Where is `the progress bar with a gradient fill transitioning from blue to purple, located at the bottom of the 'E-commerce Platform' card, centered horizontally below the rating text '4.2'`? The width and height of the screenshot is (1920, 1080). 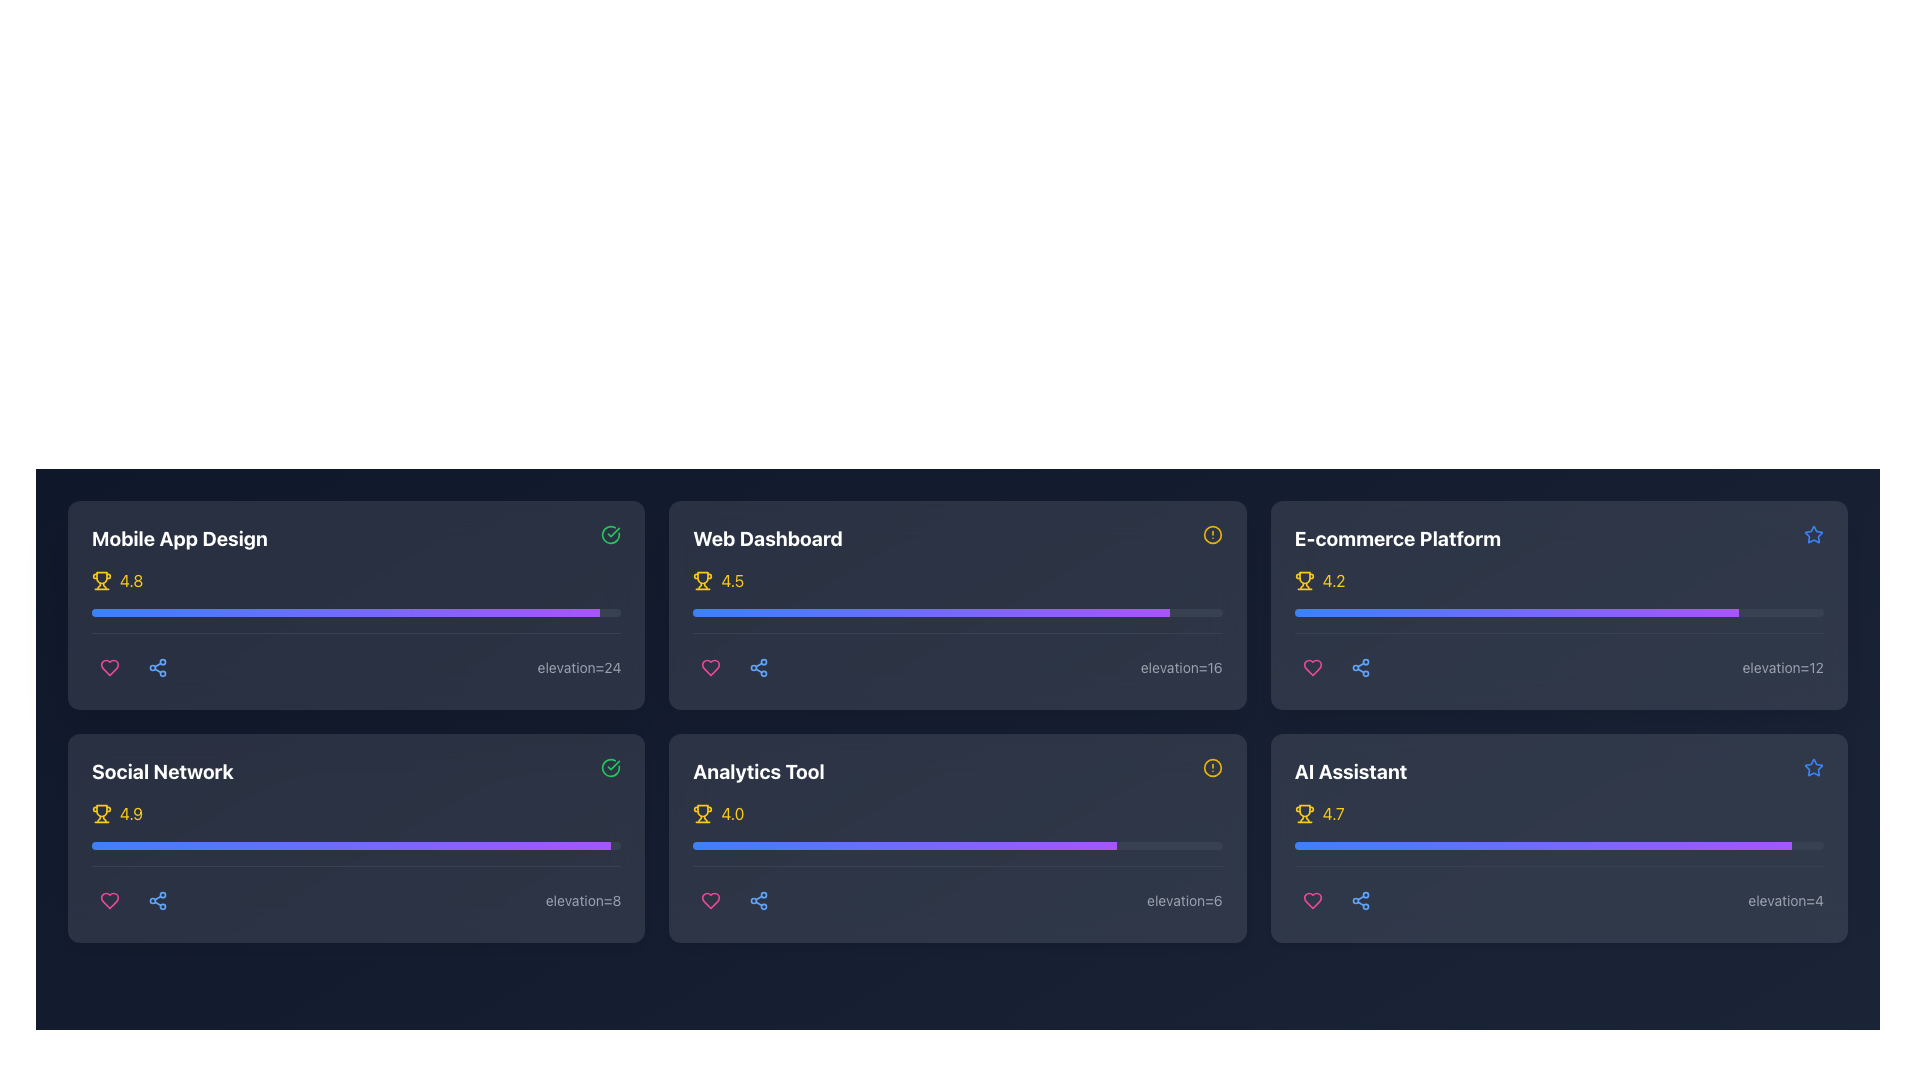 the progress bar with a gradient fill transitioning from blue to purple, located at the bottom of the 'E-commerce Platform' card, centered horizontally below the rating text '4.2' is located at coordinates (1558, 612).